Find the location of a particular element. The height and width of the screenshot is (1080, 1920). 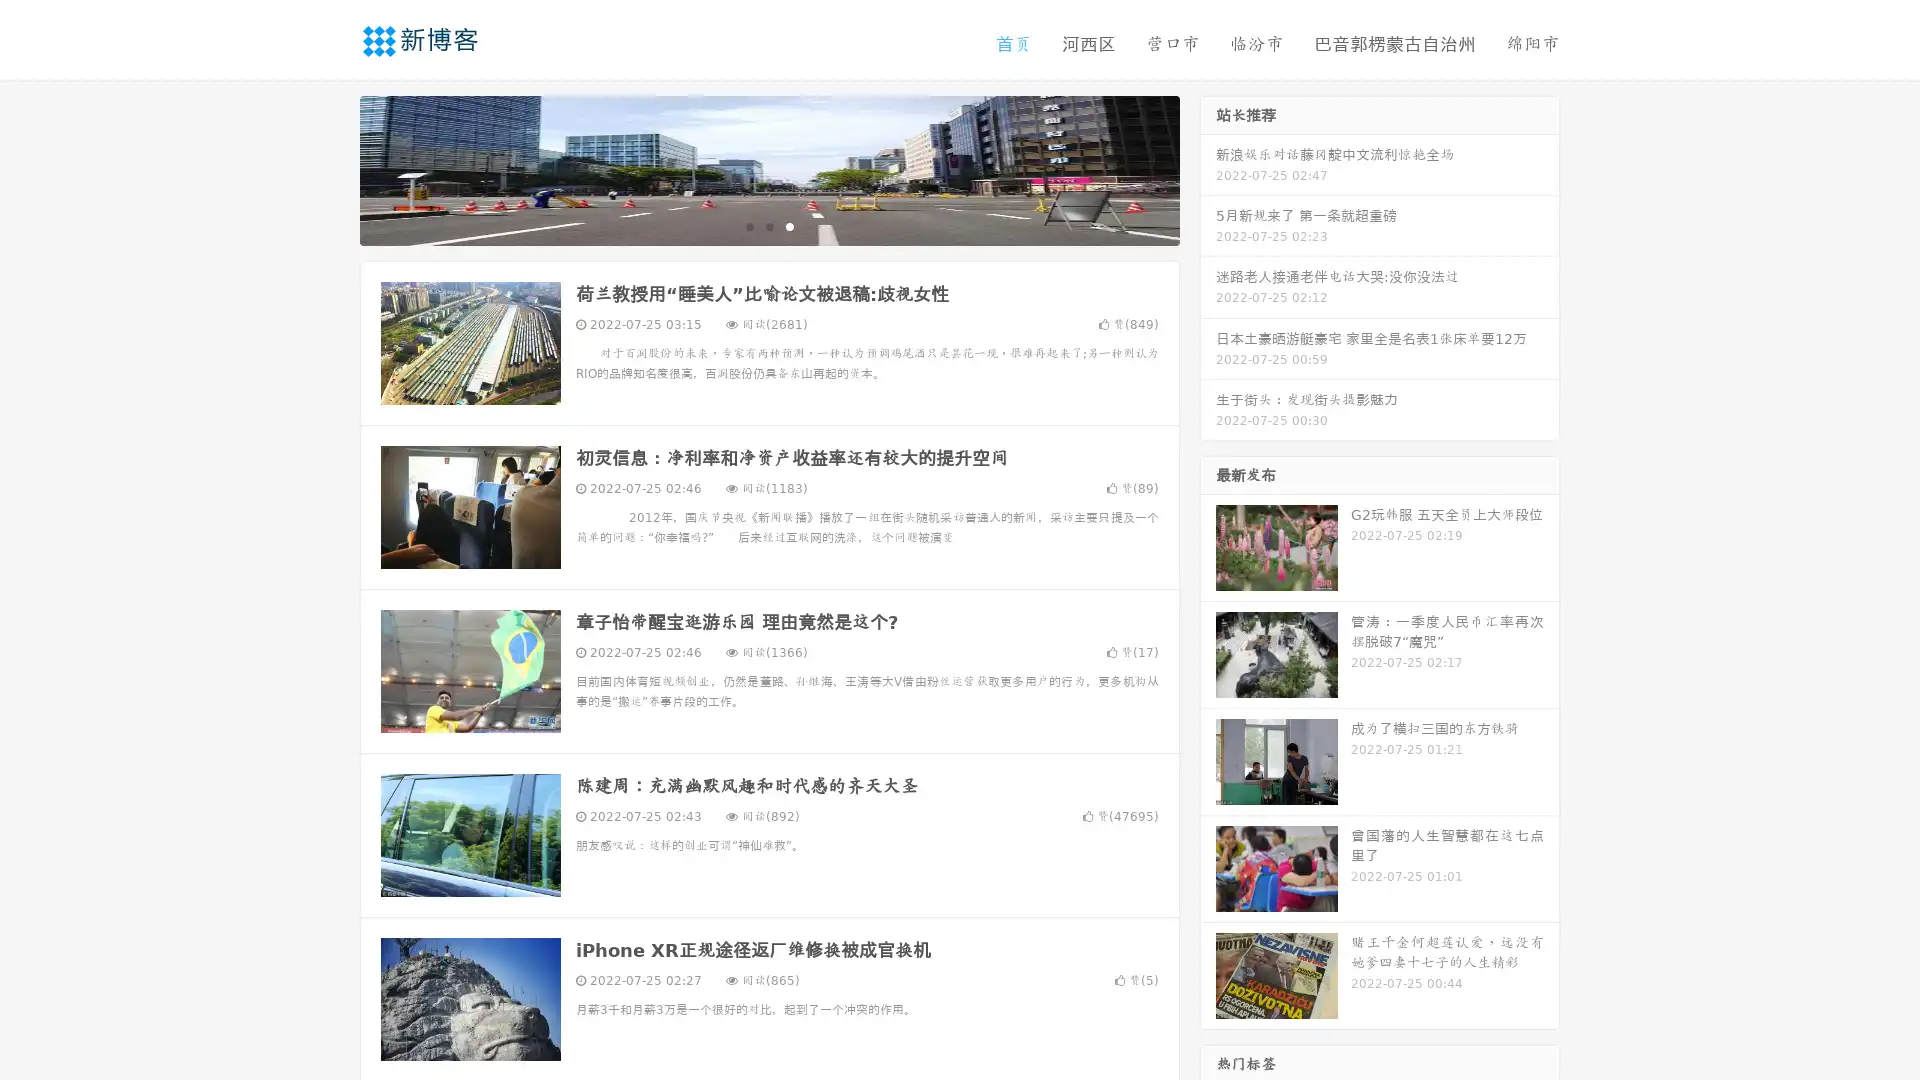

Next slide is located at coordinates (1208, 168).